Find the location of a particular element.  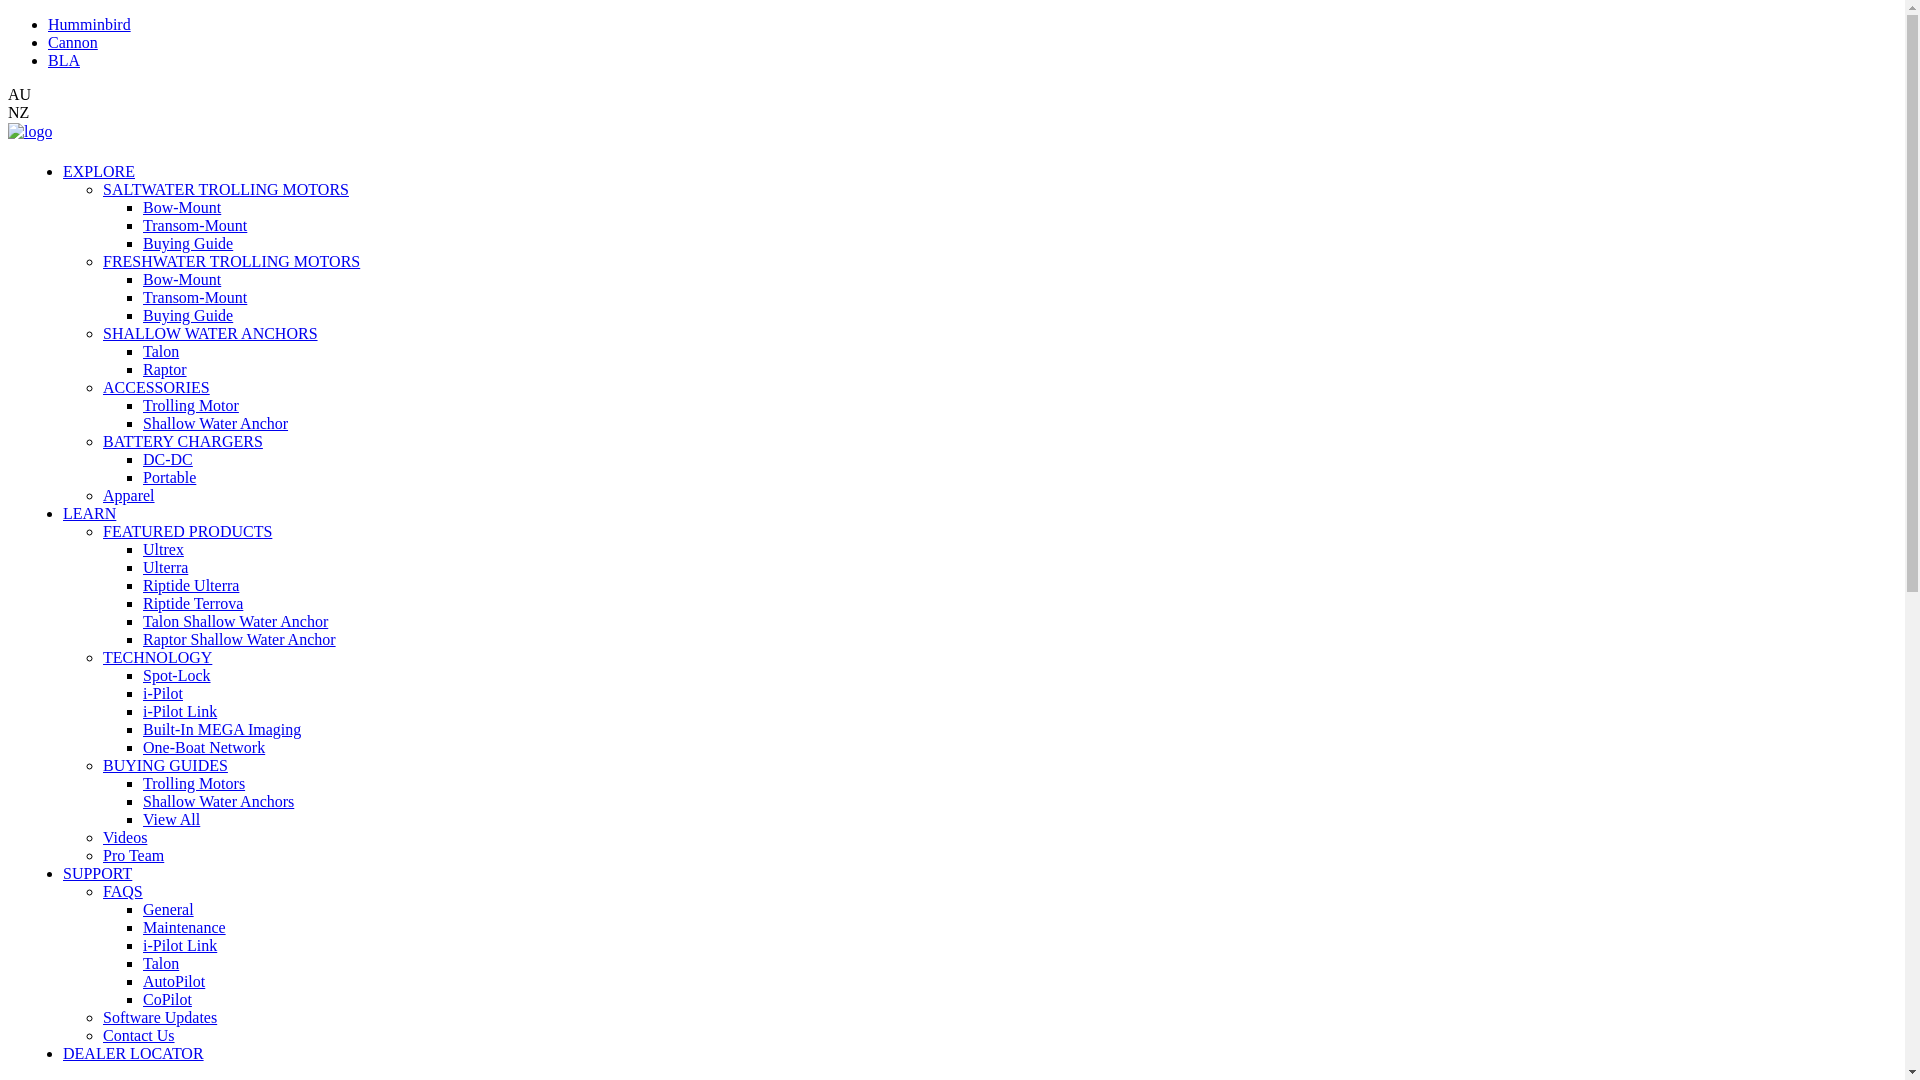

'ACCESSORIES' is located at coordinates (155, 387).